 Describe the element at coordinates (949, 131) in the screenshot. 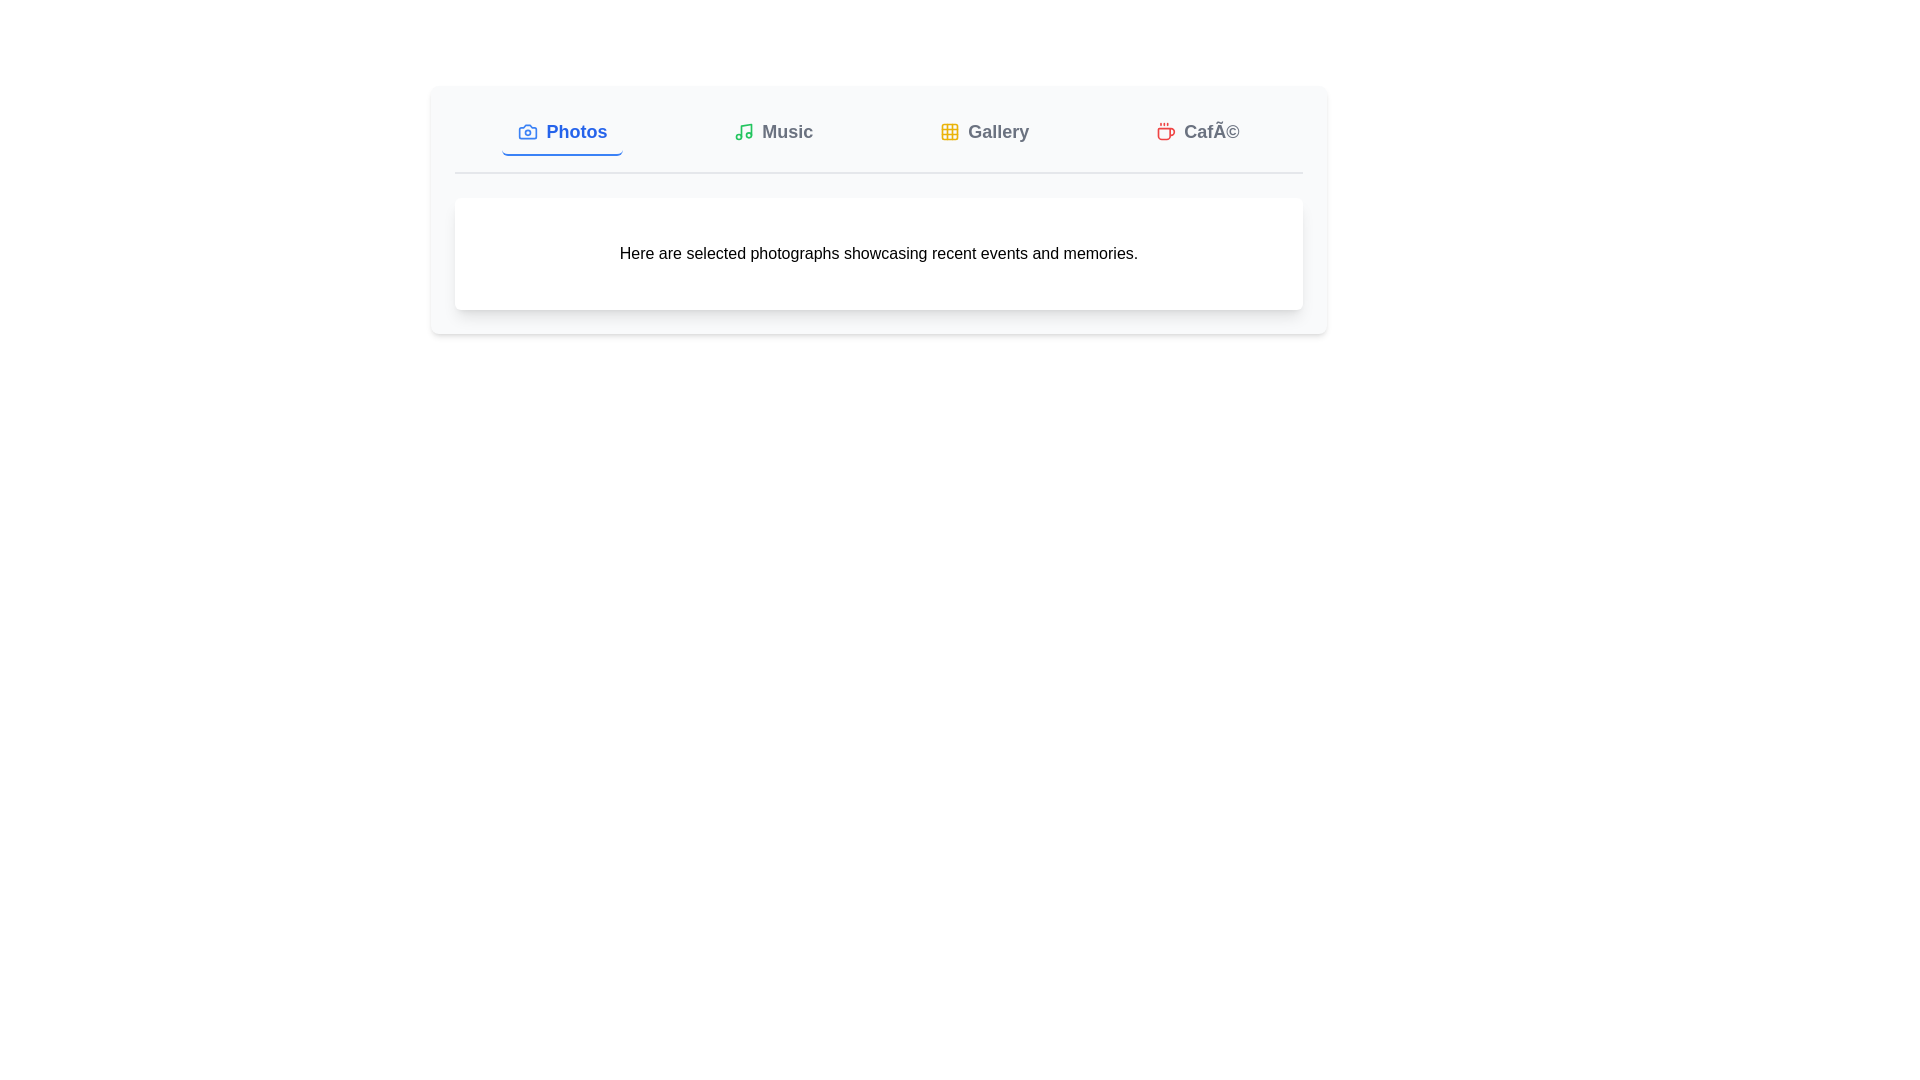

I see `the gallery or grid layout selector icon located to the left of the 'Gallery' text in the navigation bar` at that location.